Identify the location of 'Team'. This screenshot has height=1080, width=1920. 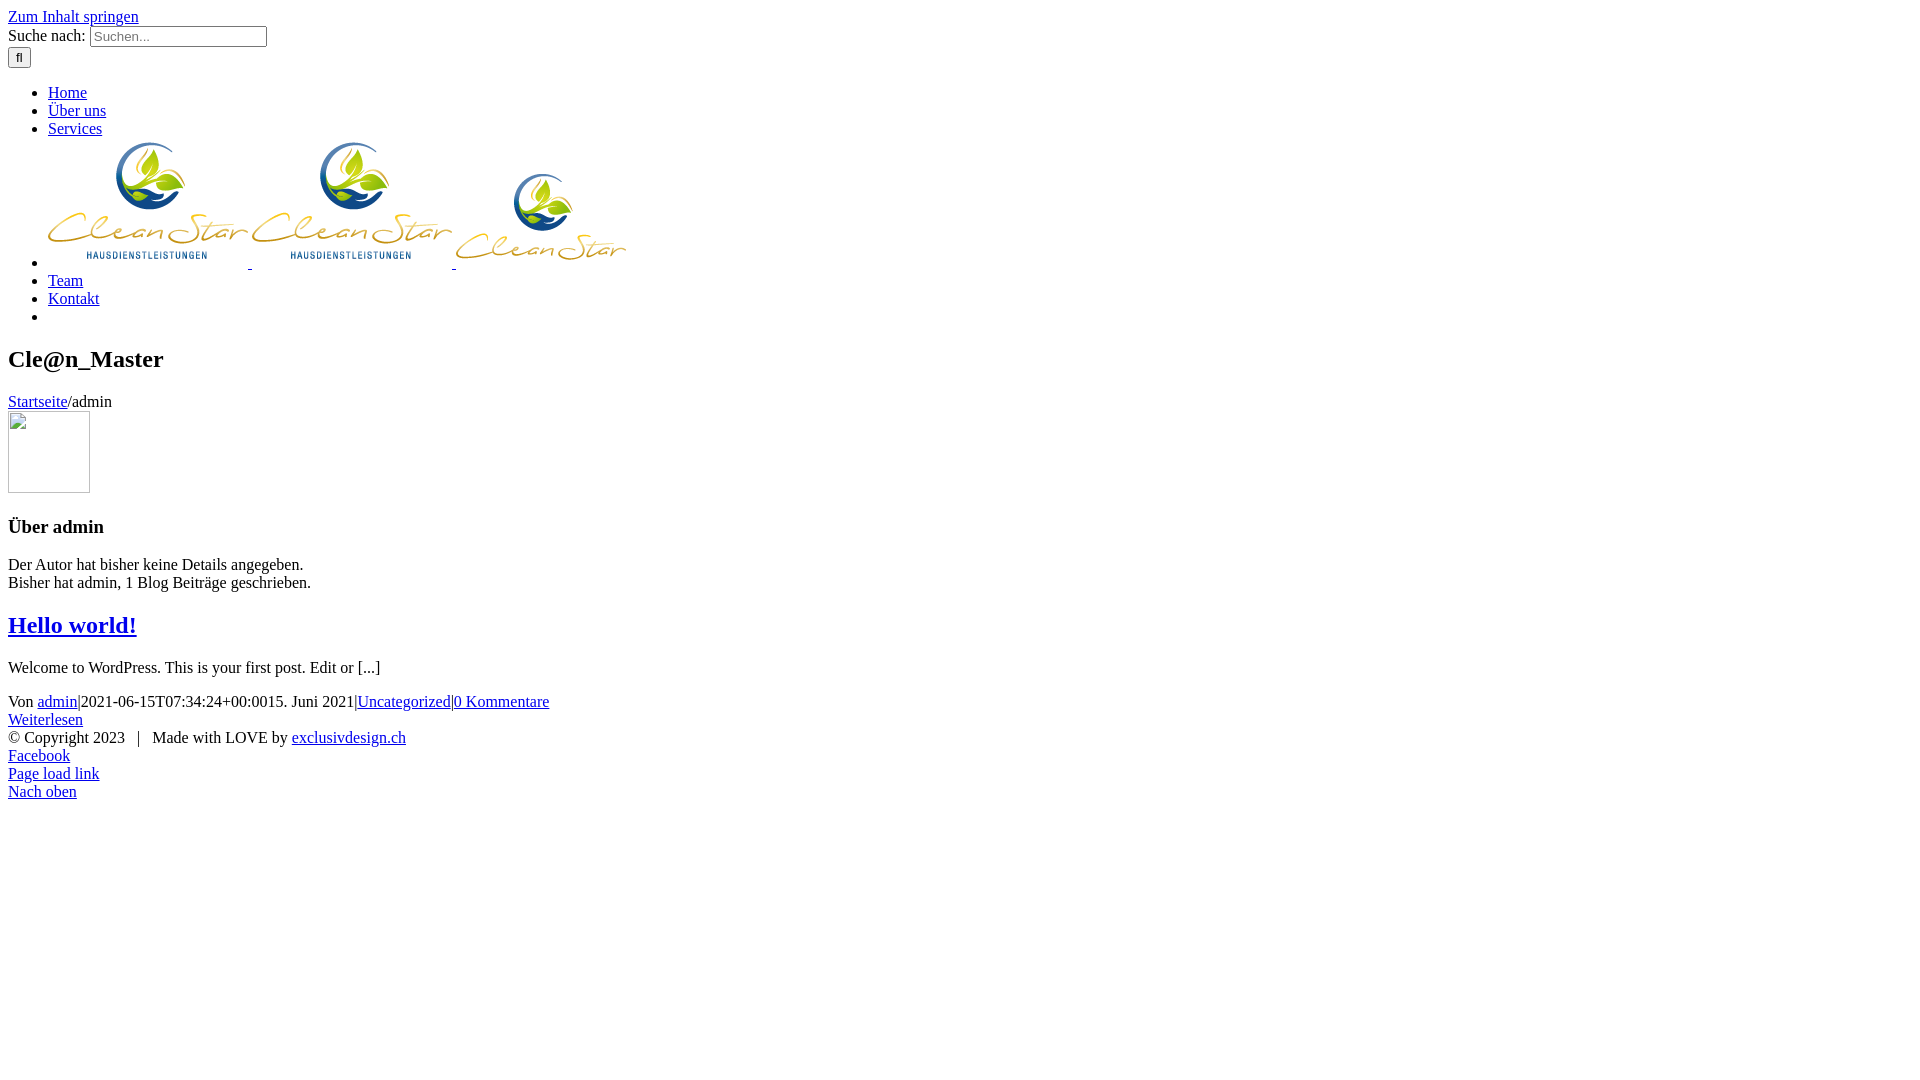
(65, 280).